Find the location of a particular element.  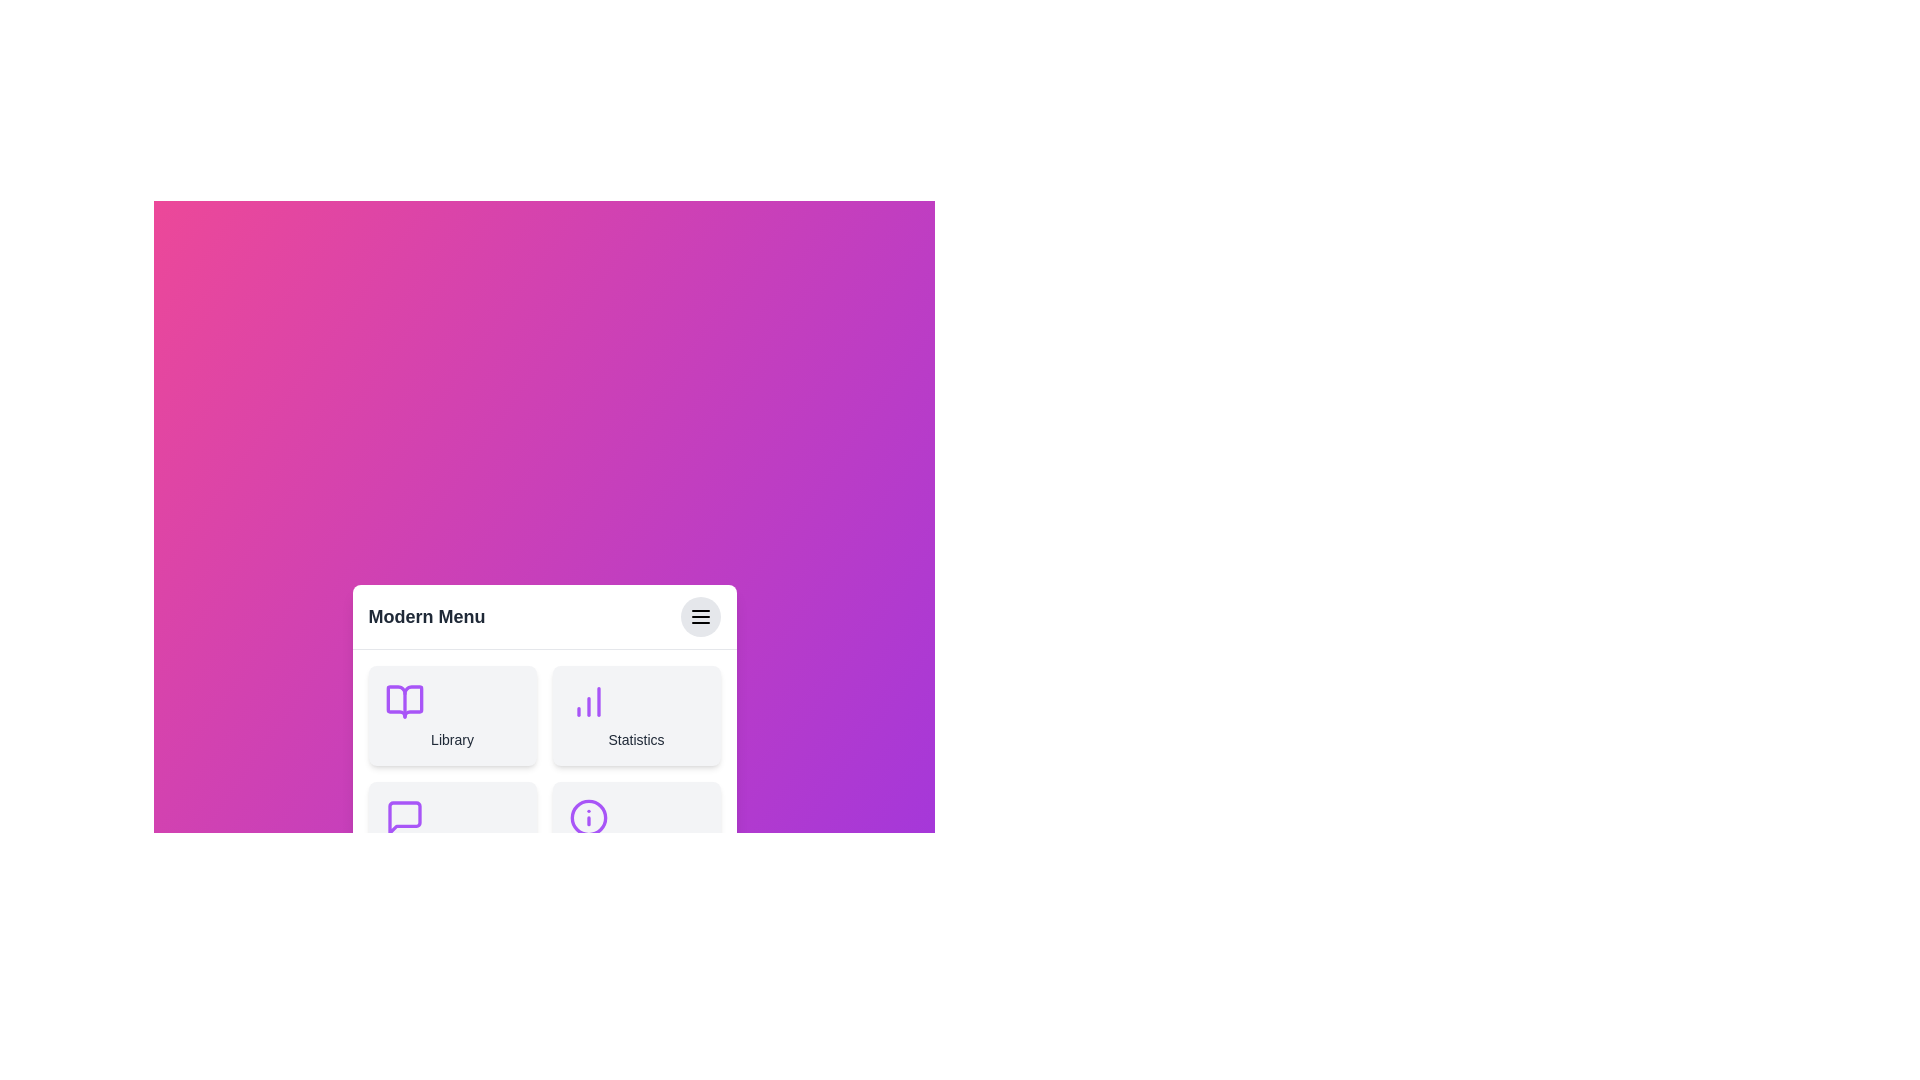

the menu item About to observe its hover effect is located at coordinates (635, 831).